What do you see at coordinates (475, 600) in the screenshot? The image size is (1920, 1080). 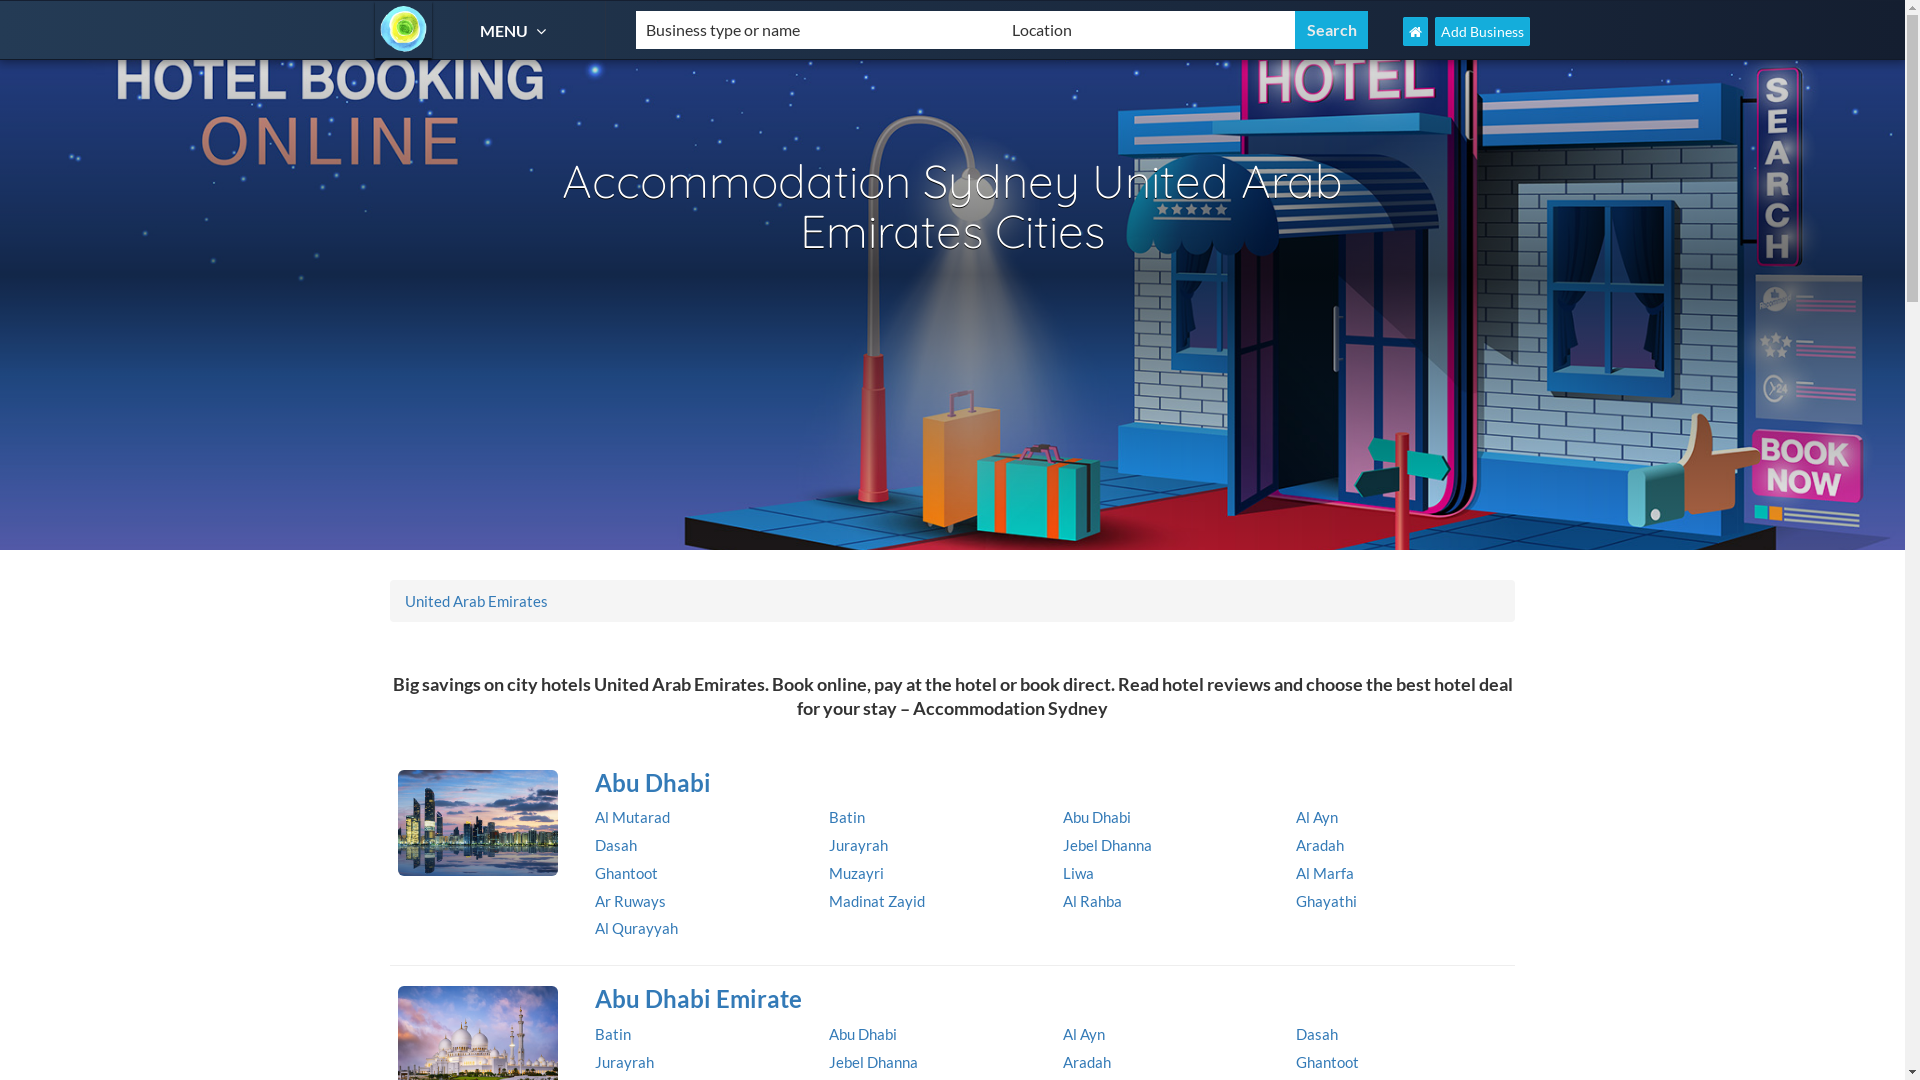 I see `'United Arab Emirates'` at bounding box center [475, 600].